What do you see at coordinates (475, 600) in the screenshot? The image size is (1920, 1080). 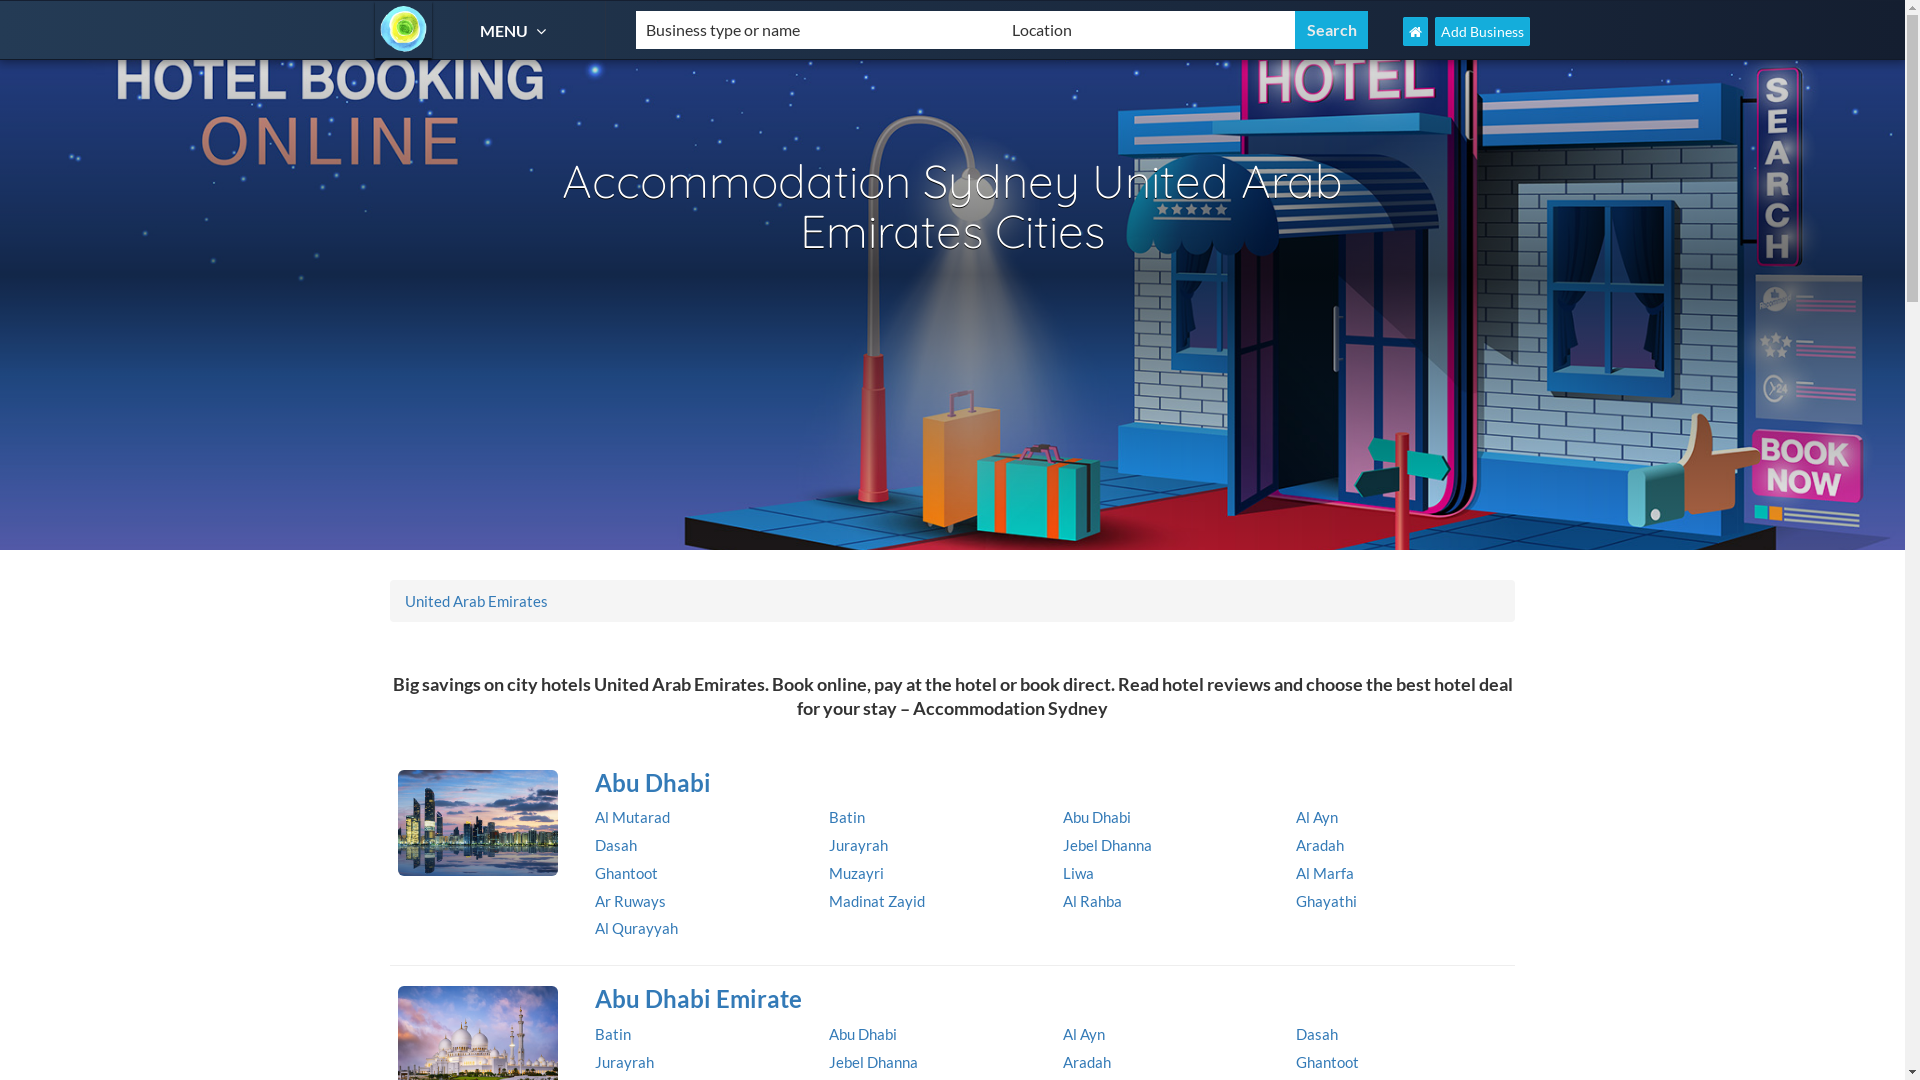 I see `'United Arab Emirates'` at bounding box center [475, 600].